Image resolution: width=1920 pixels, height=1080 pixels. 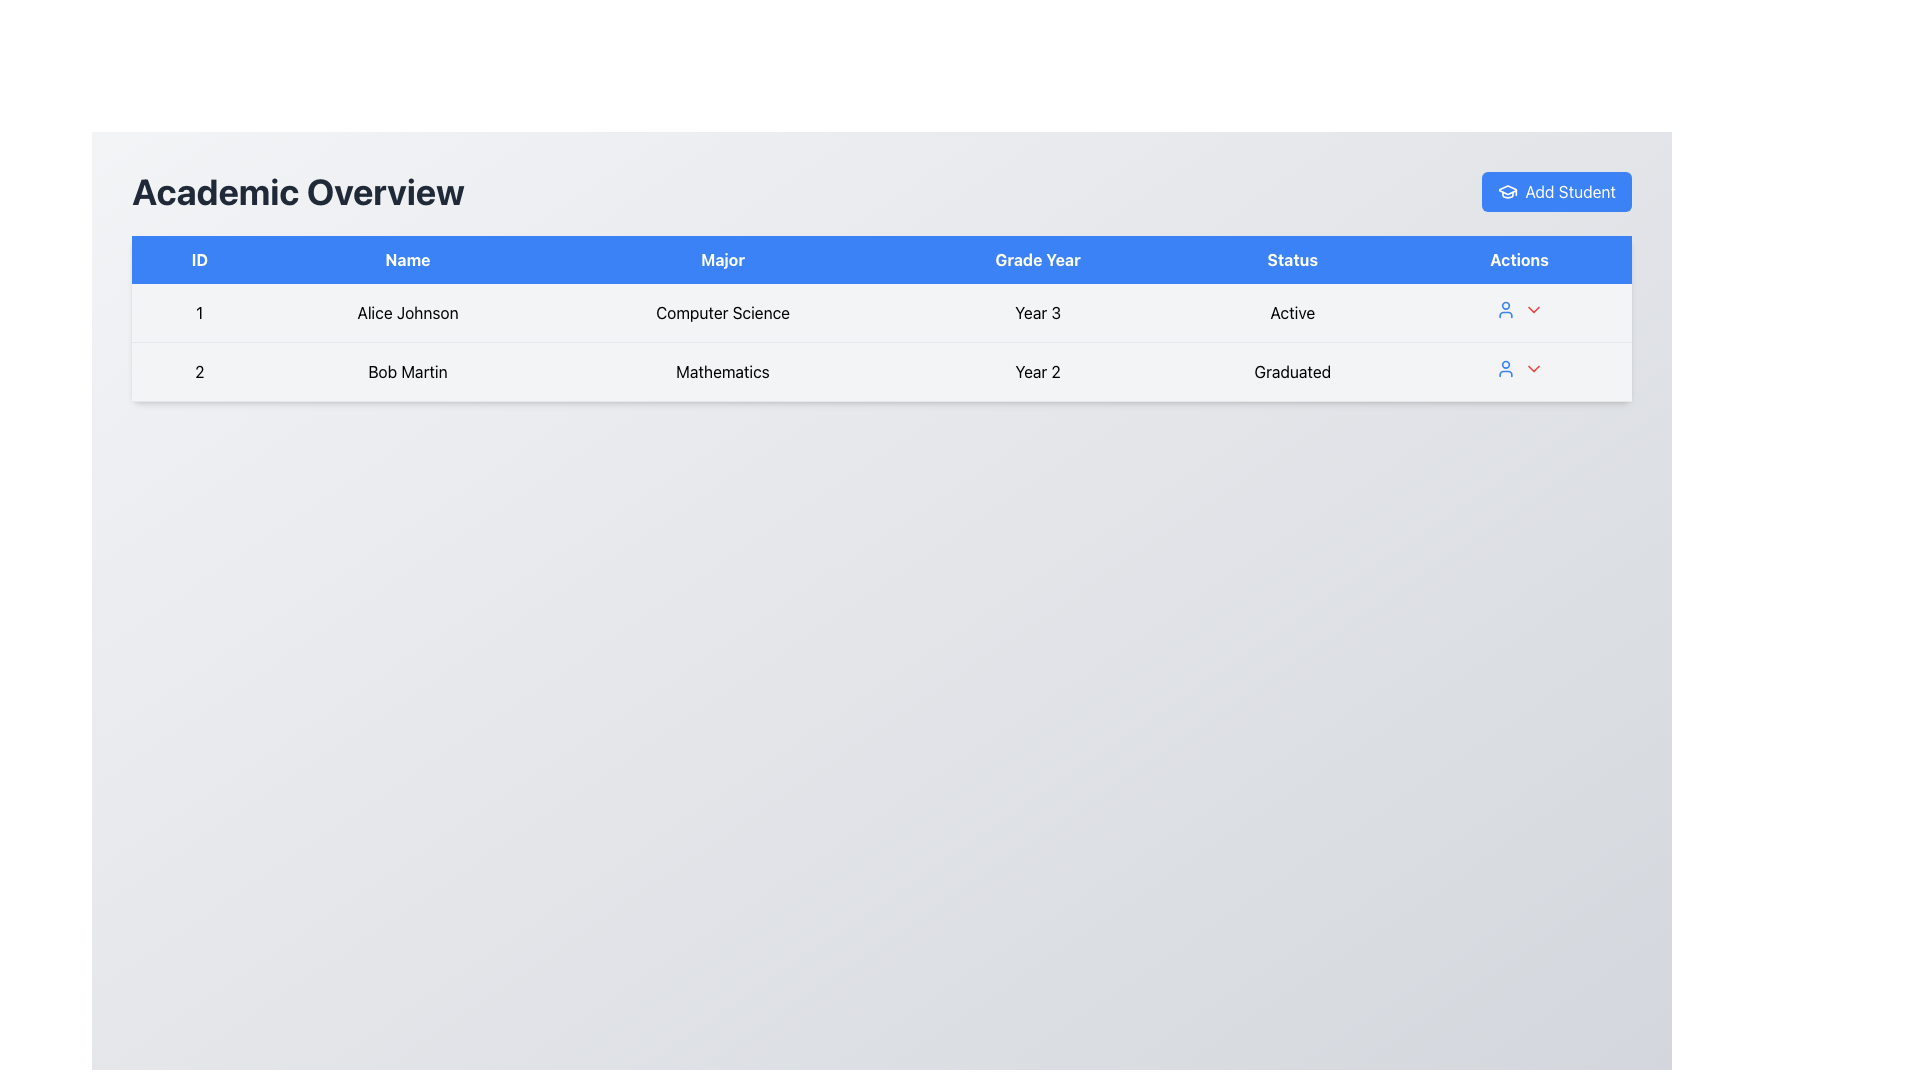 What do you see at coordinates (1038, 258) in the screenshot?
I see `the 'Grade Year' header label in the table, which indicates the type of data presented in this column, positioned between 'Major' and 'Status'` at bounding box center [1038, 258].